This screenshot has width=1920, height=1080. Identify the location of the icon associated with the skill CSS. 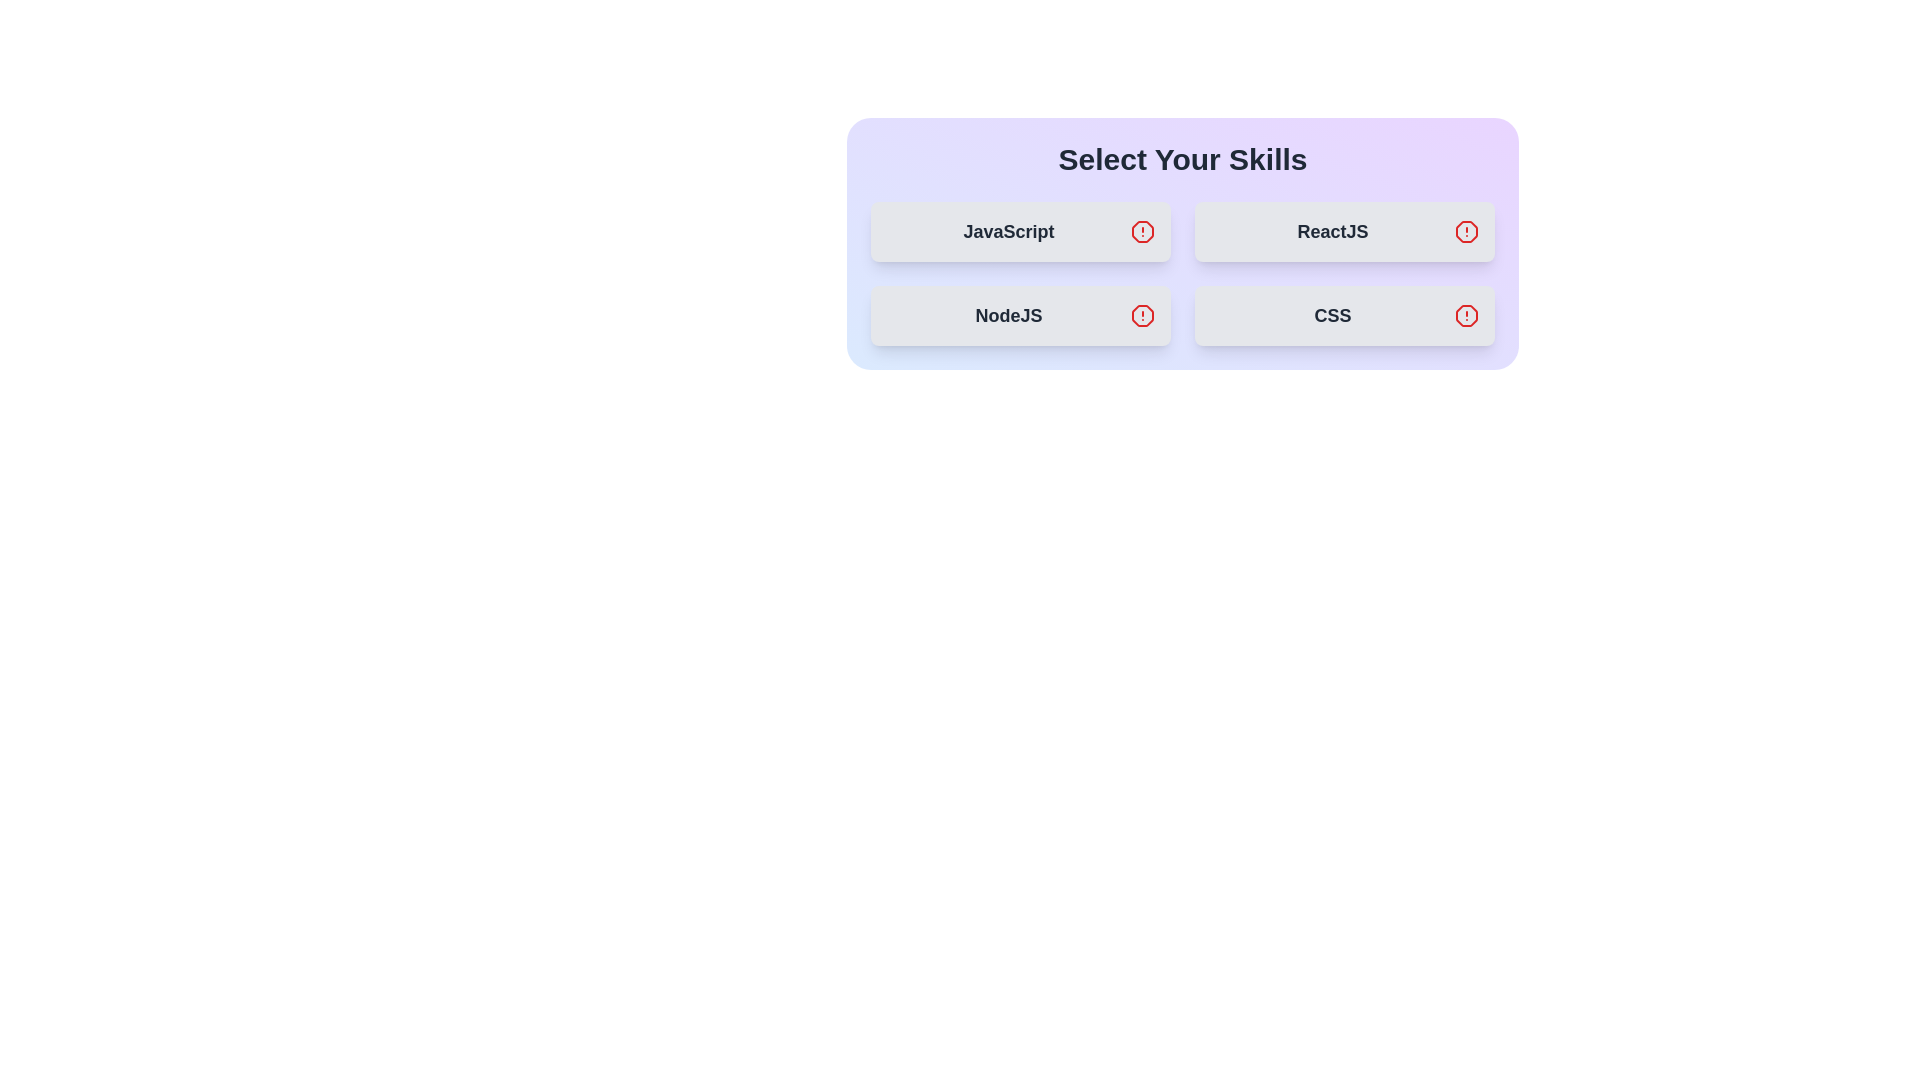
(1467, 315).